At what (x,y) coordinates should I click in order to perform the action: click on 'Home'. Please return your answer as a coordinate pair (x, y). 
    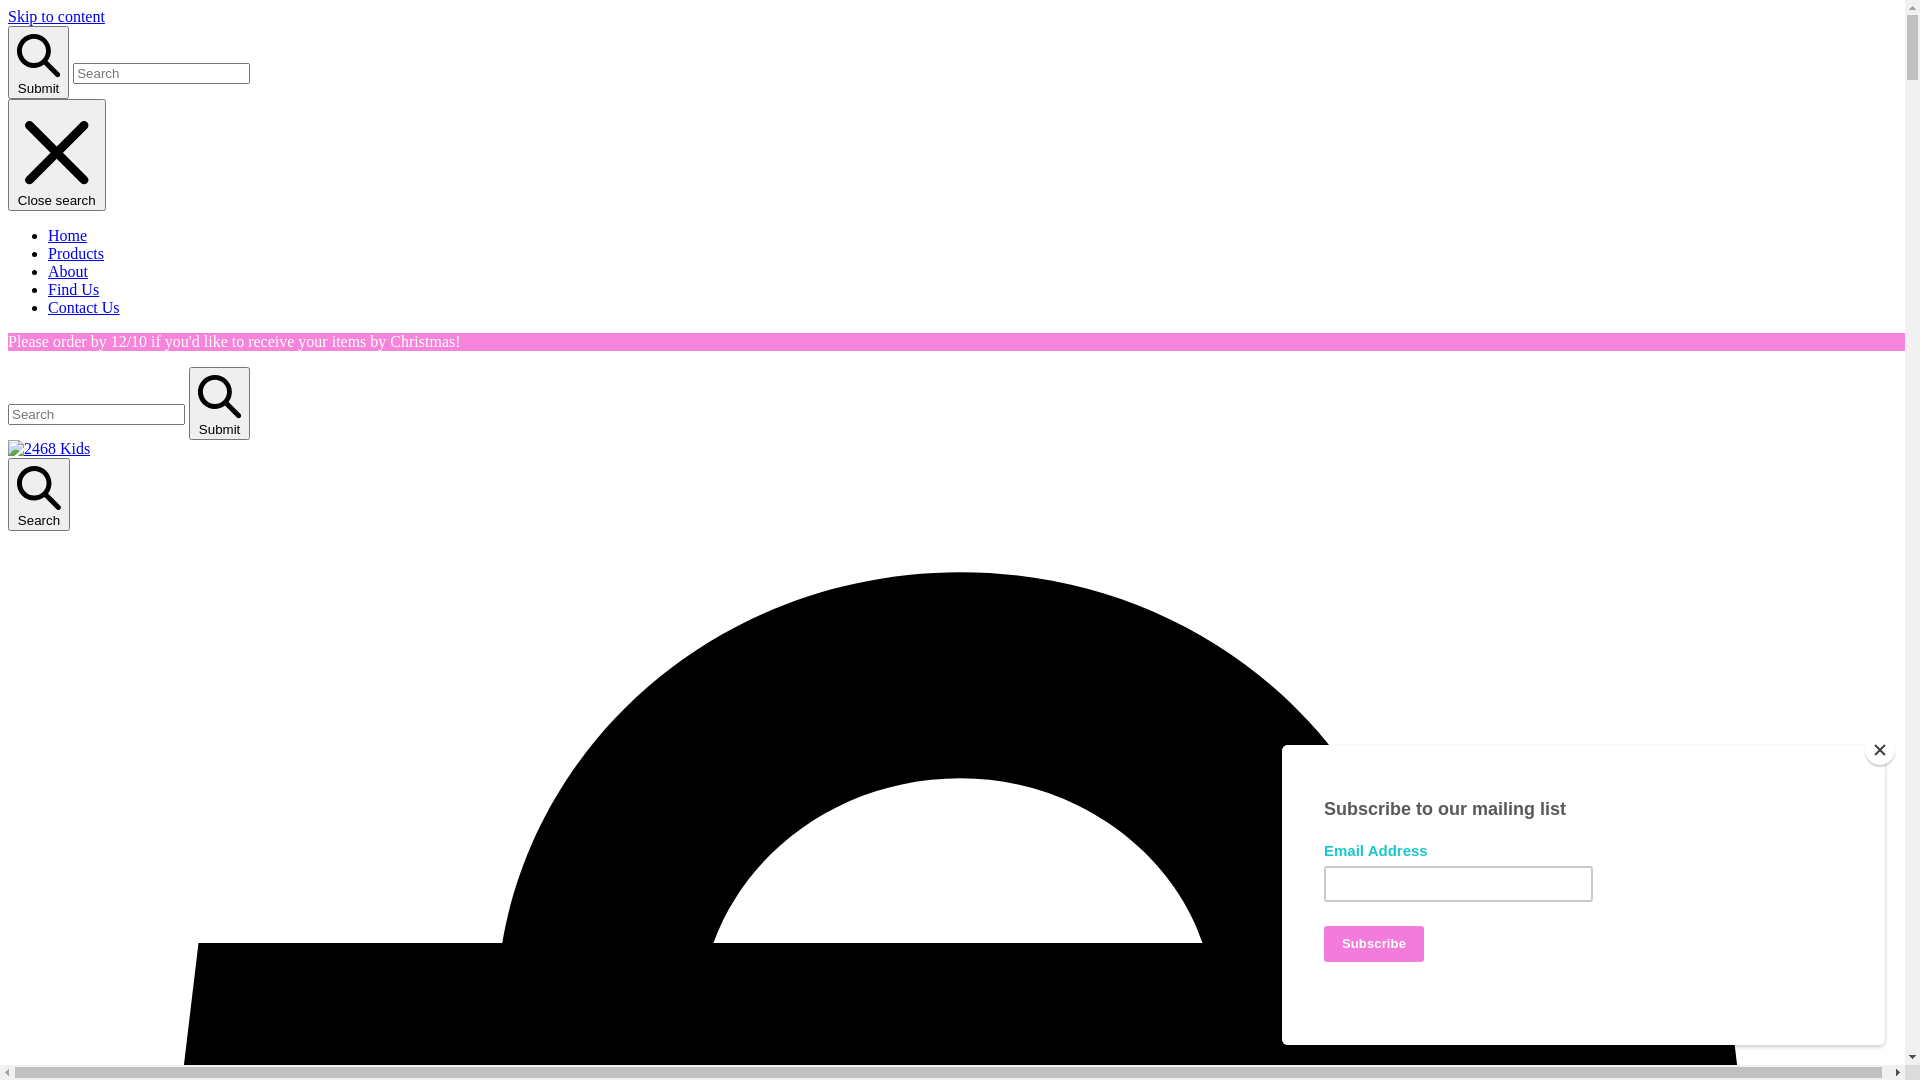
    Looking at the image, I should click on (67, 234).